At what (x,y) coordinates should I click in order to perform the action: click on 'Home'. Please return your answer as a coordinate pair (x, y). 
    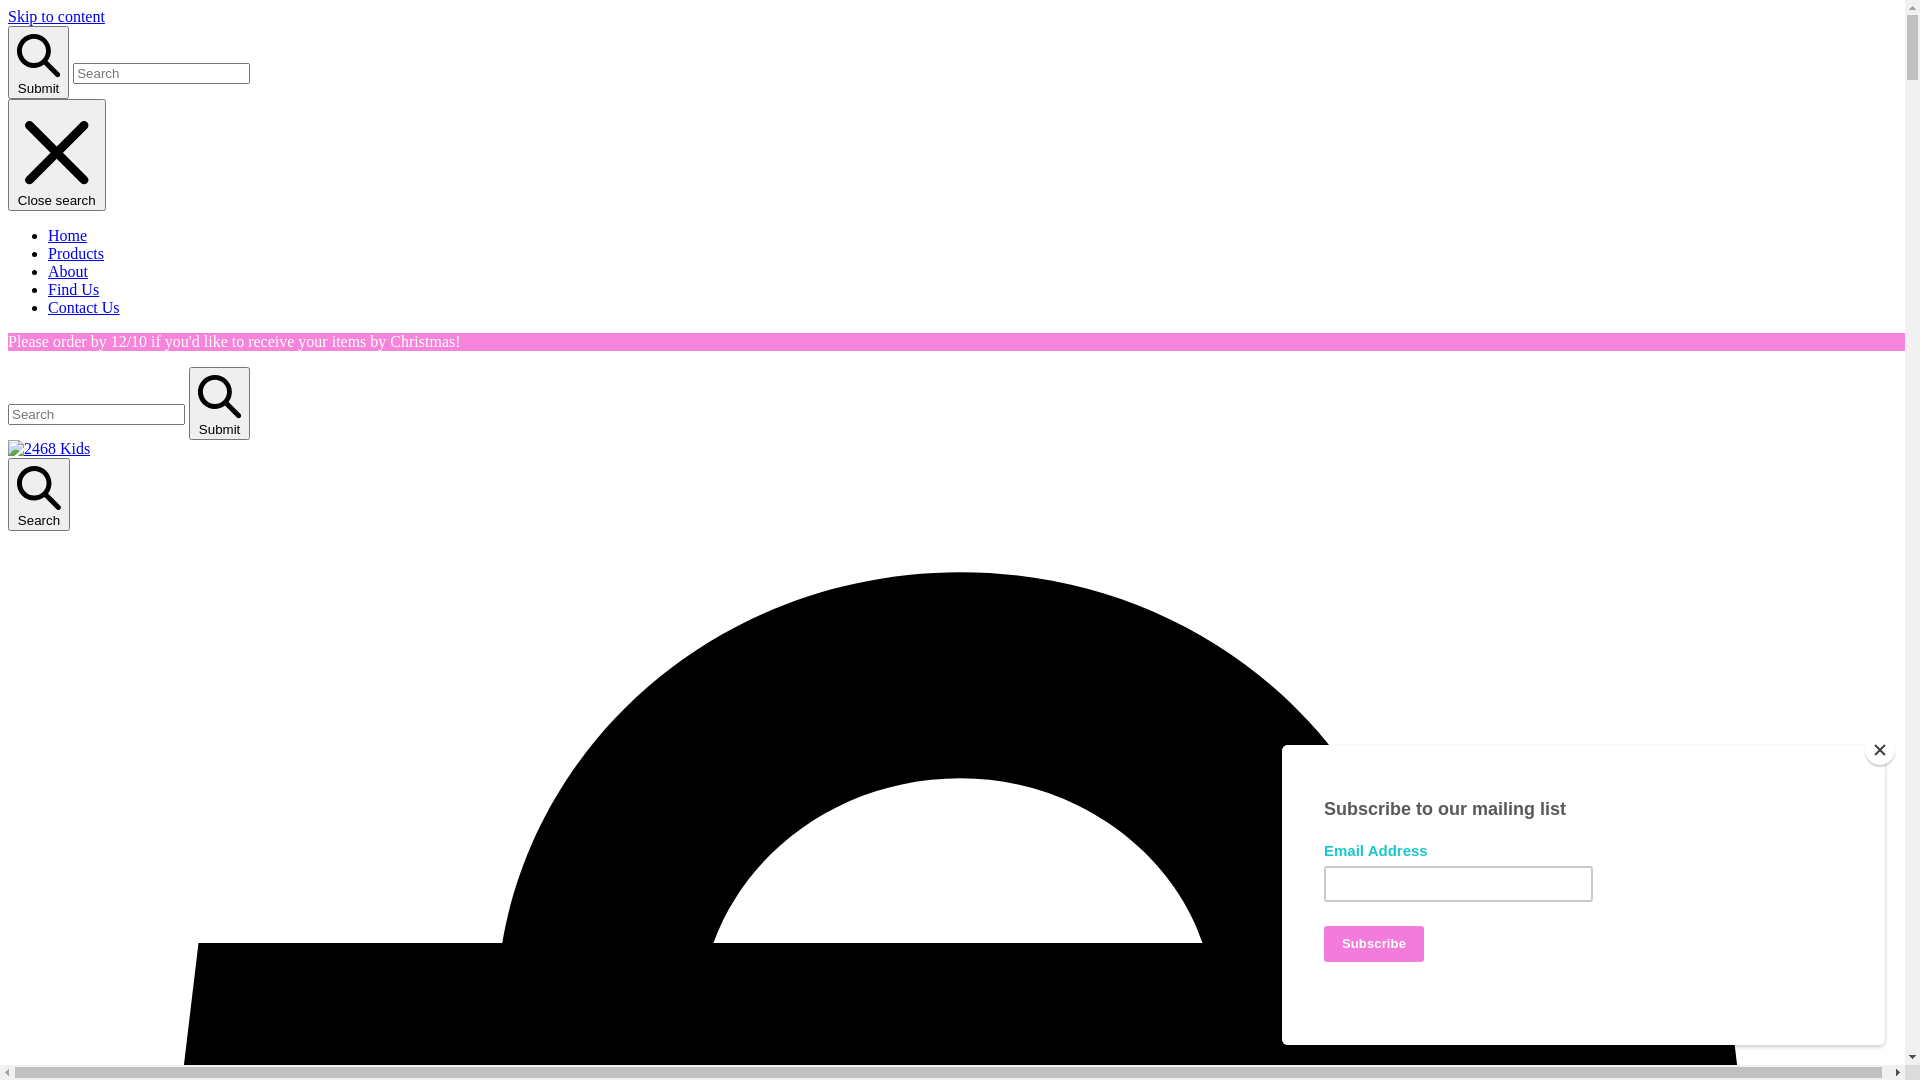
    Looking at the image, I should click on (67, 234).